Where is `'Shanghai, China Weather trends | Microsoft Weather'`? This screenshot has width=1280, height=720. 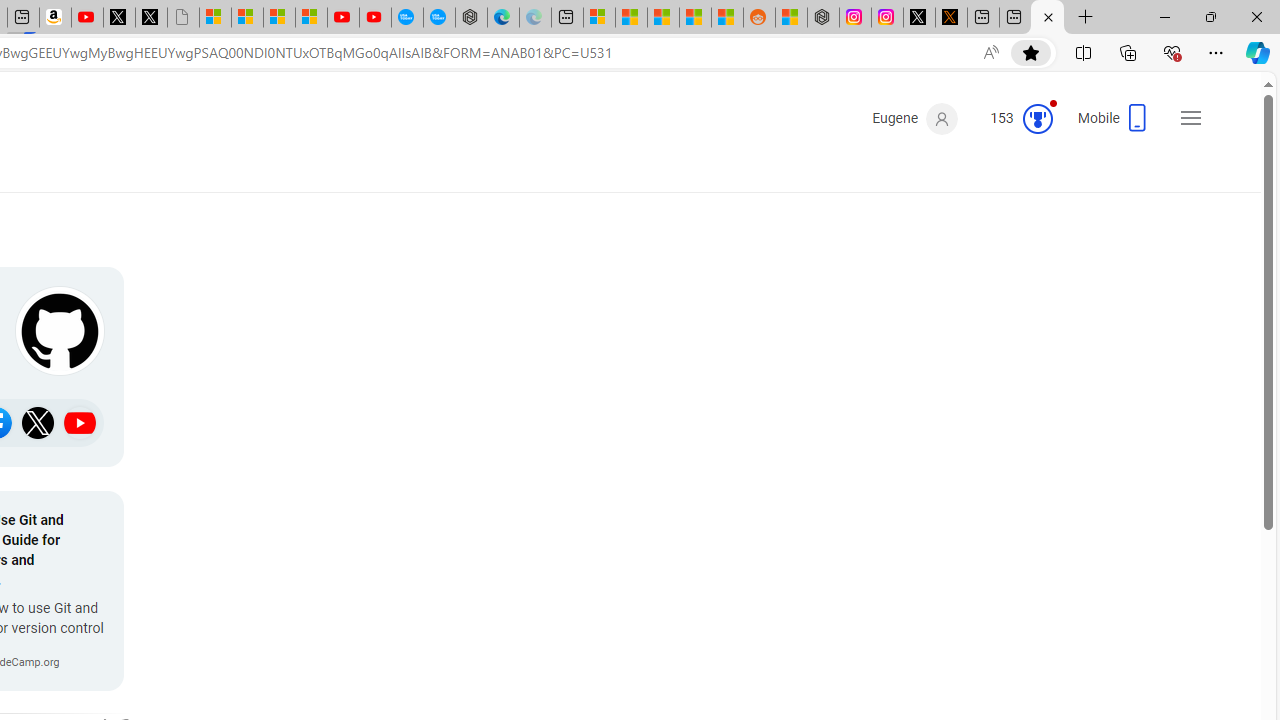
'Shanghai, China Weather trends | Microsoft Weather' is located at coordinates (726, 17).